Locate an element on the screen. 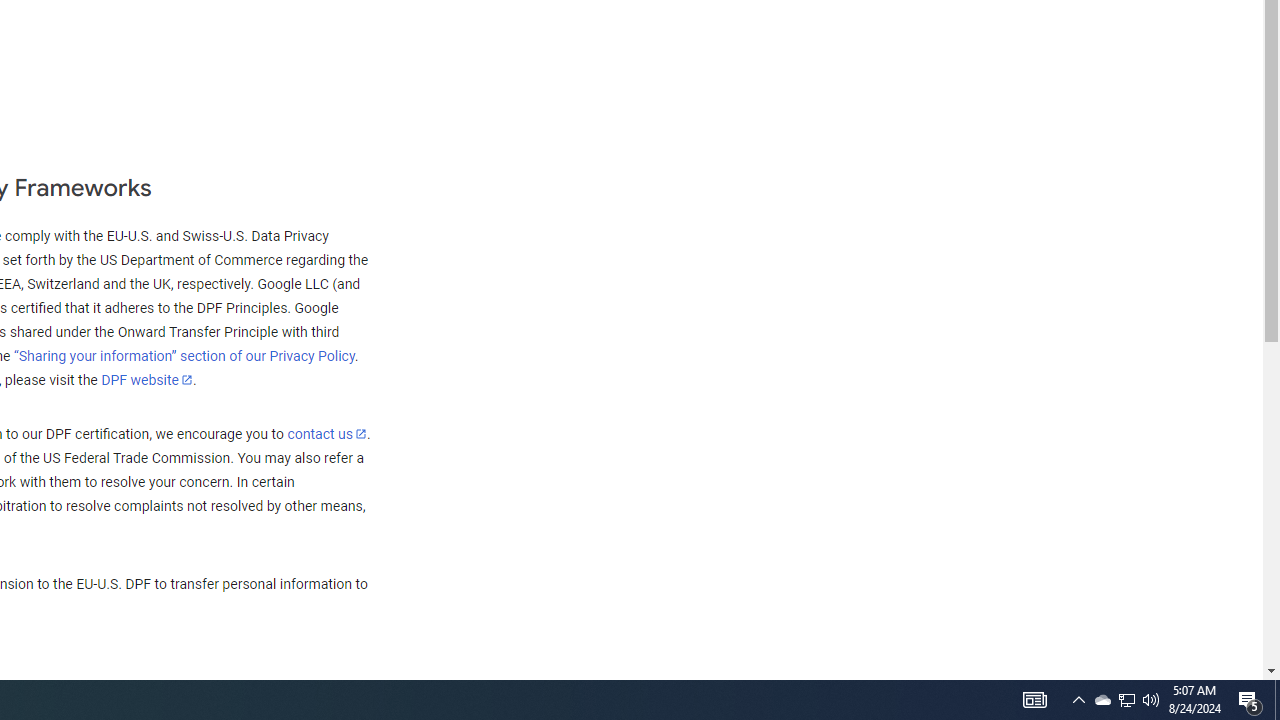 The image size is (1280, 720). 'contact us' is located at coordinates (327, 432).